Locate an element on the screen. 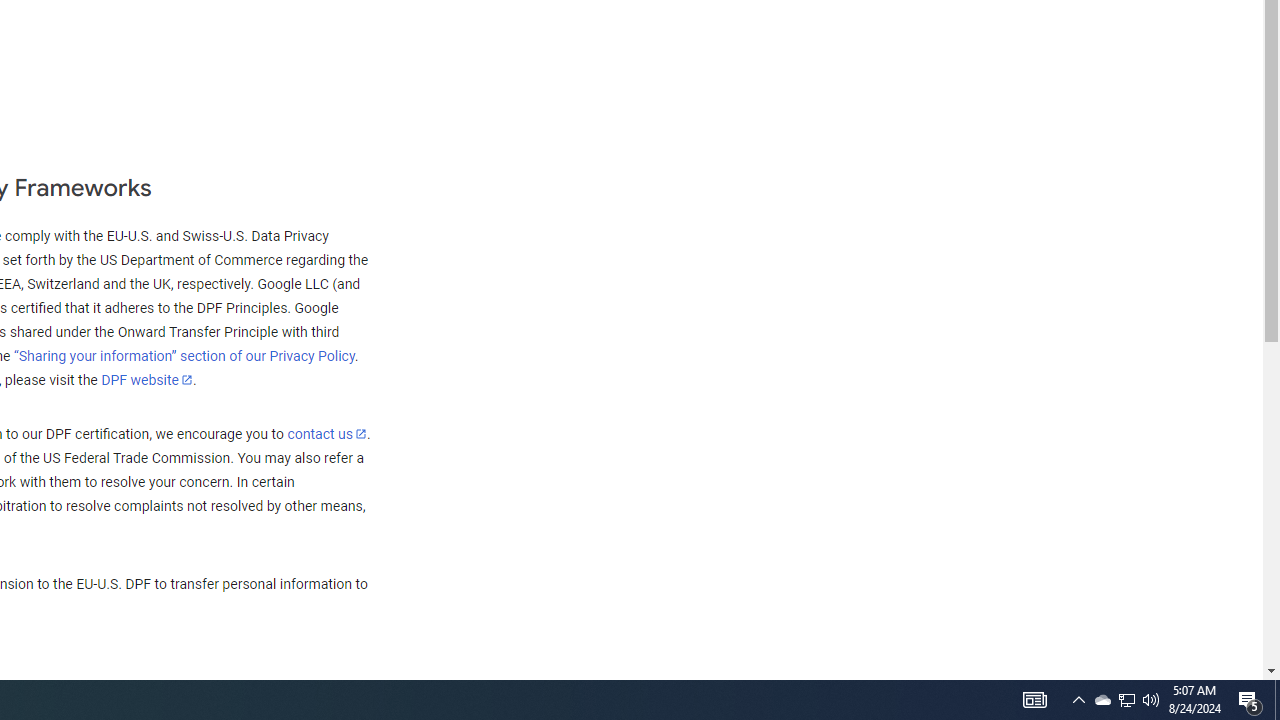 The image size is (1280, 720). 'contact us' is located at coordinates (327, 432).